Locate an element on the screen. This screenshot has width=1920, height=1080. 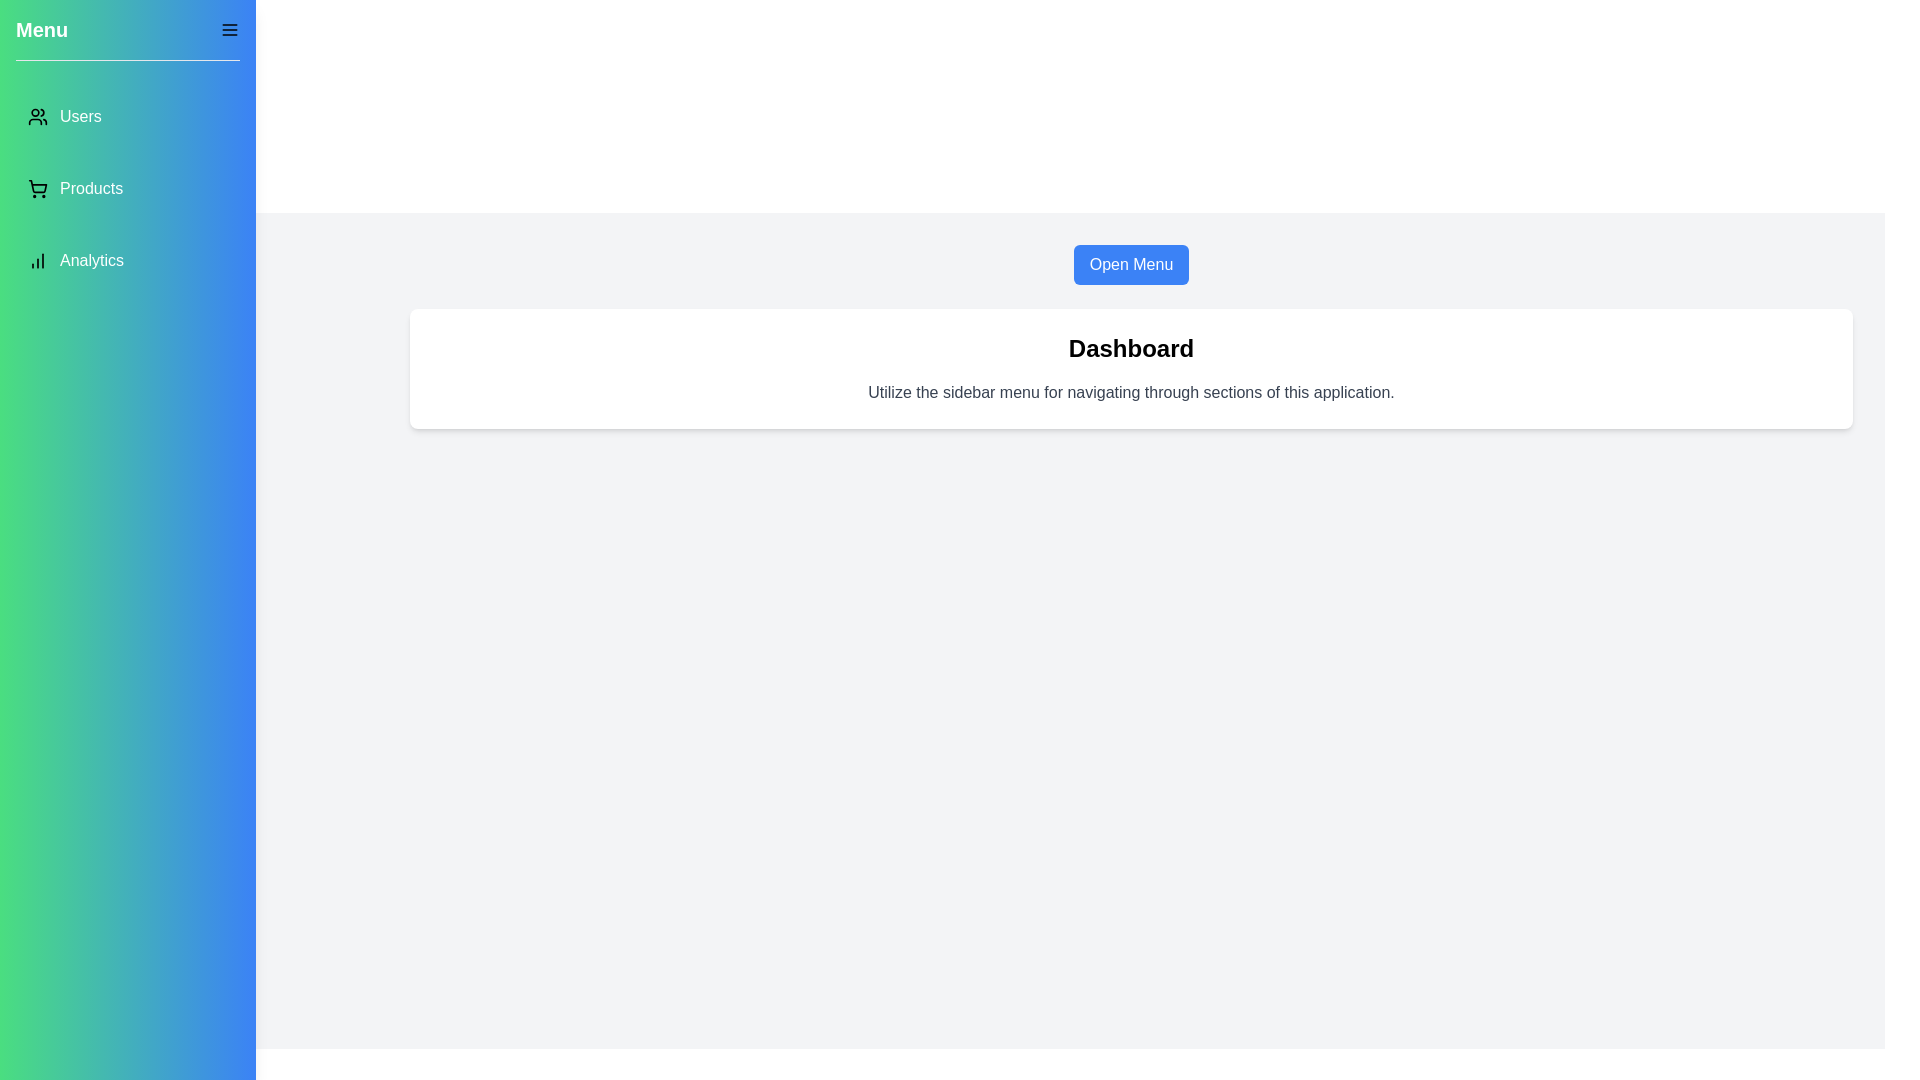
the close button in the drawer to close it is located at coordinates (230, 30).